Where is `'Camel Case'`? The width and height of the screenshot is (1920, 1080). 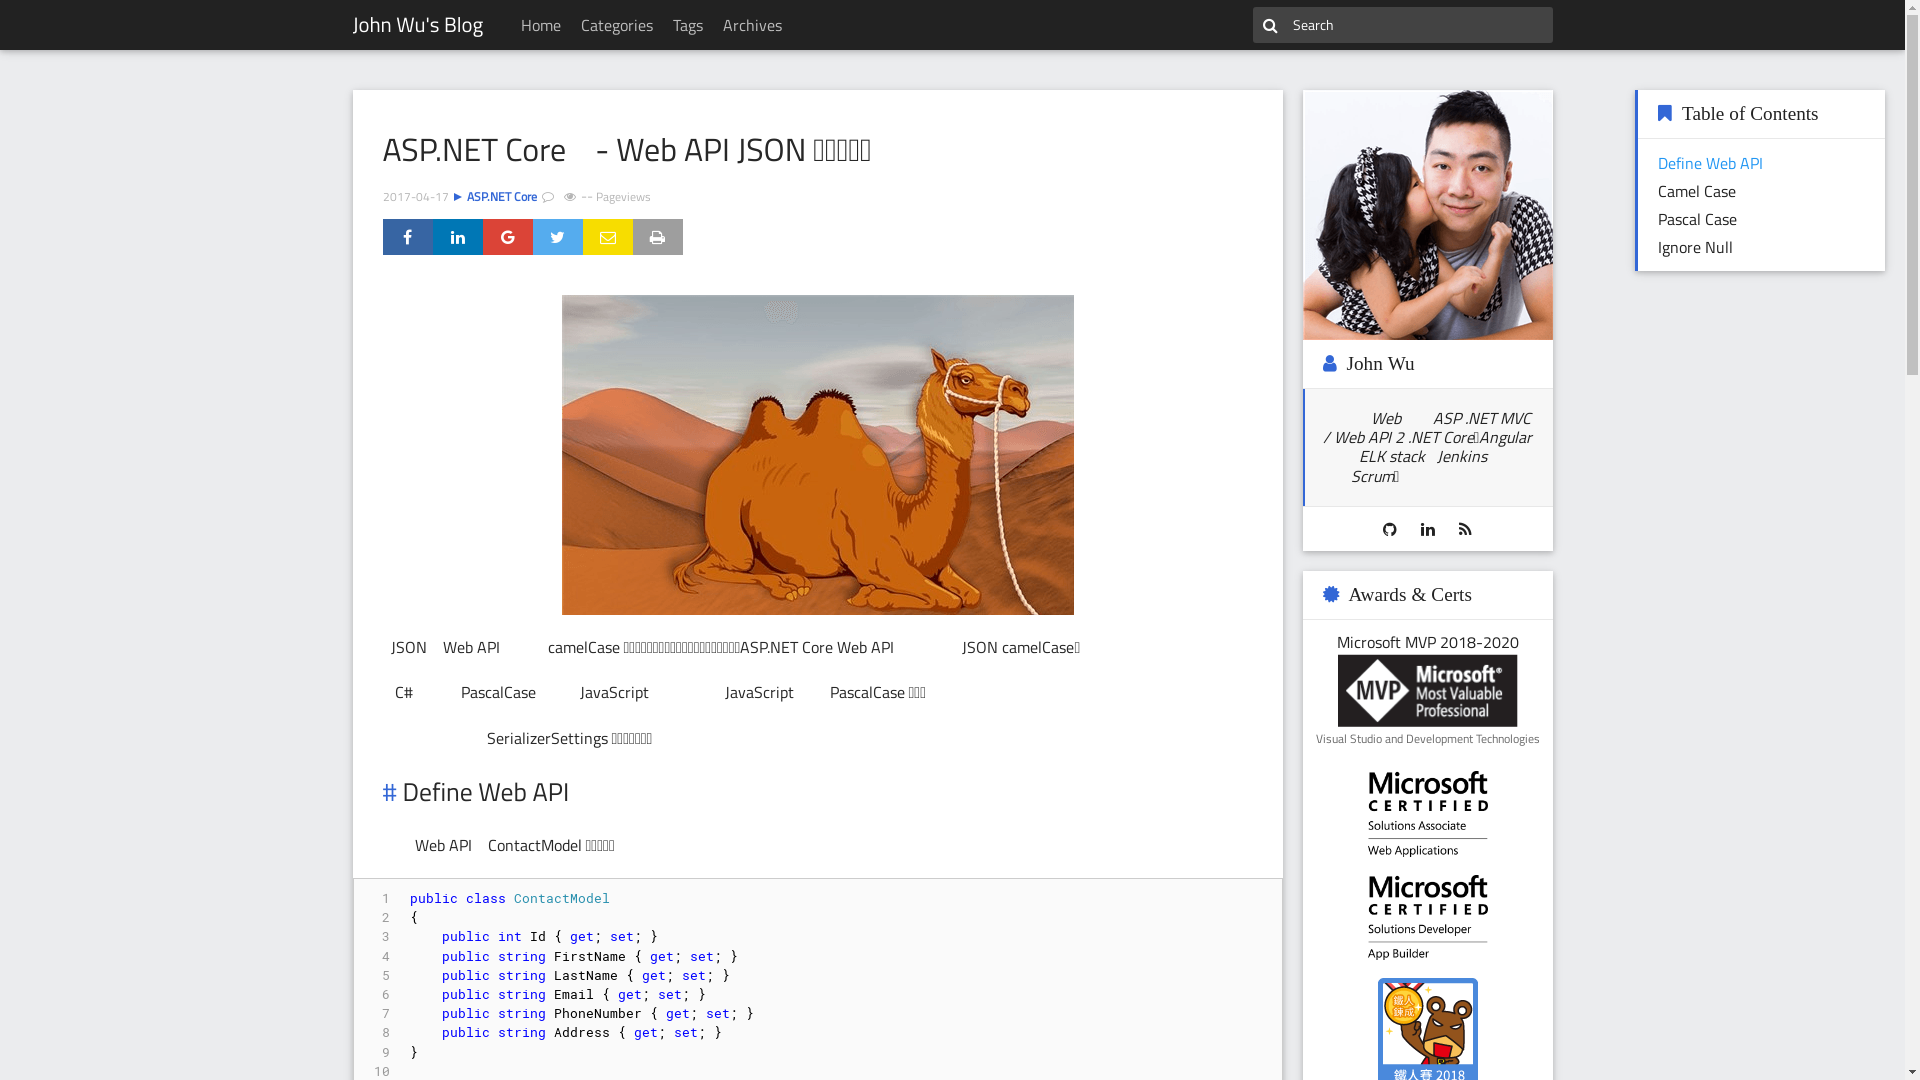
'Camel Case' is located at coordinates (1696, 191).